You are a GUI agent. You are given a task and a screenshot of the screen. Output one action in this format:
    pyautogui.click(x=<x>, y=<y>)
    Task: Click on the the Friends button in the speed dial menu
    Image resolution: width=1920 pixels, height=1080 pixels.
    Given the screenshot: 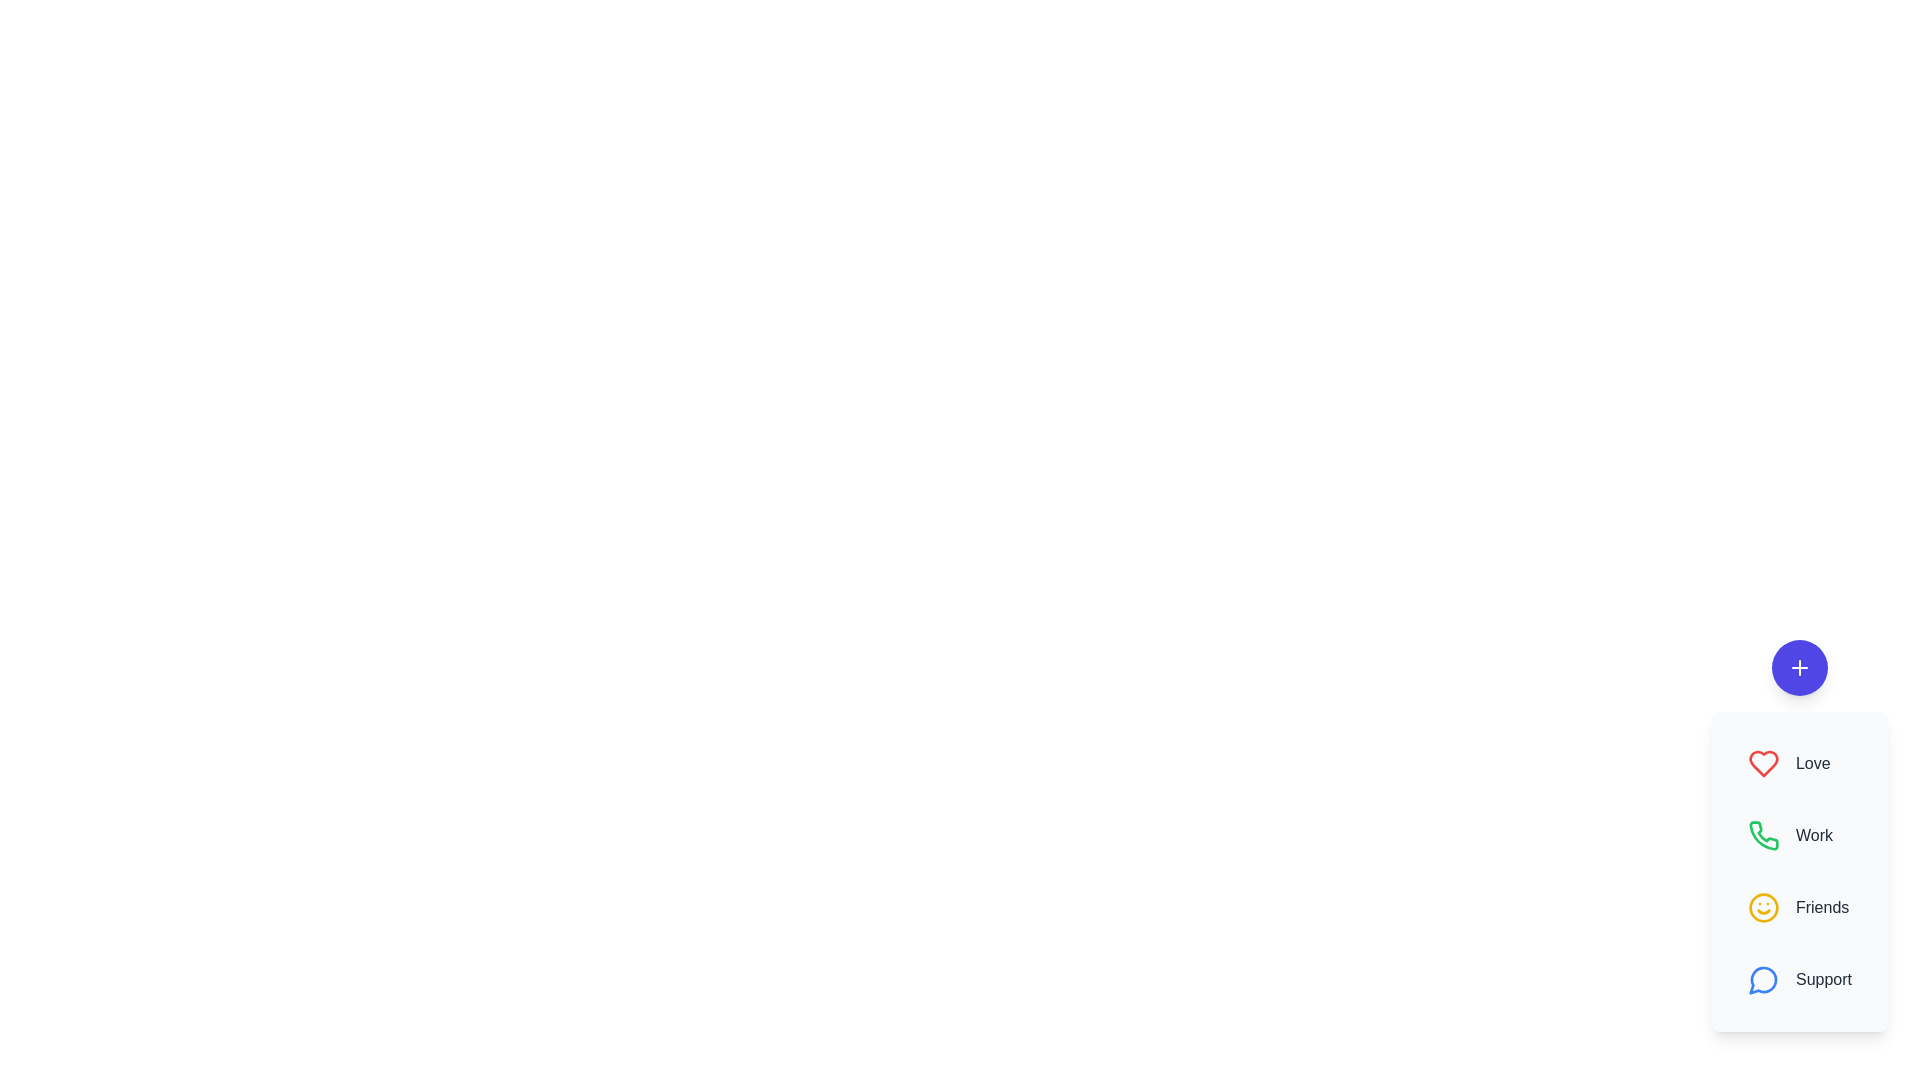 What is the action you would take?
    pyautogui.click(x=1800, y=907)
    